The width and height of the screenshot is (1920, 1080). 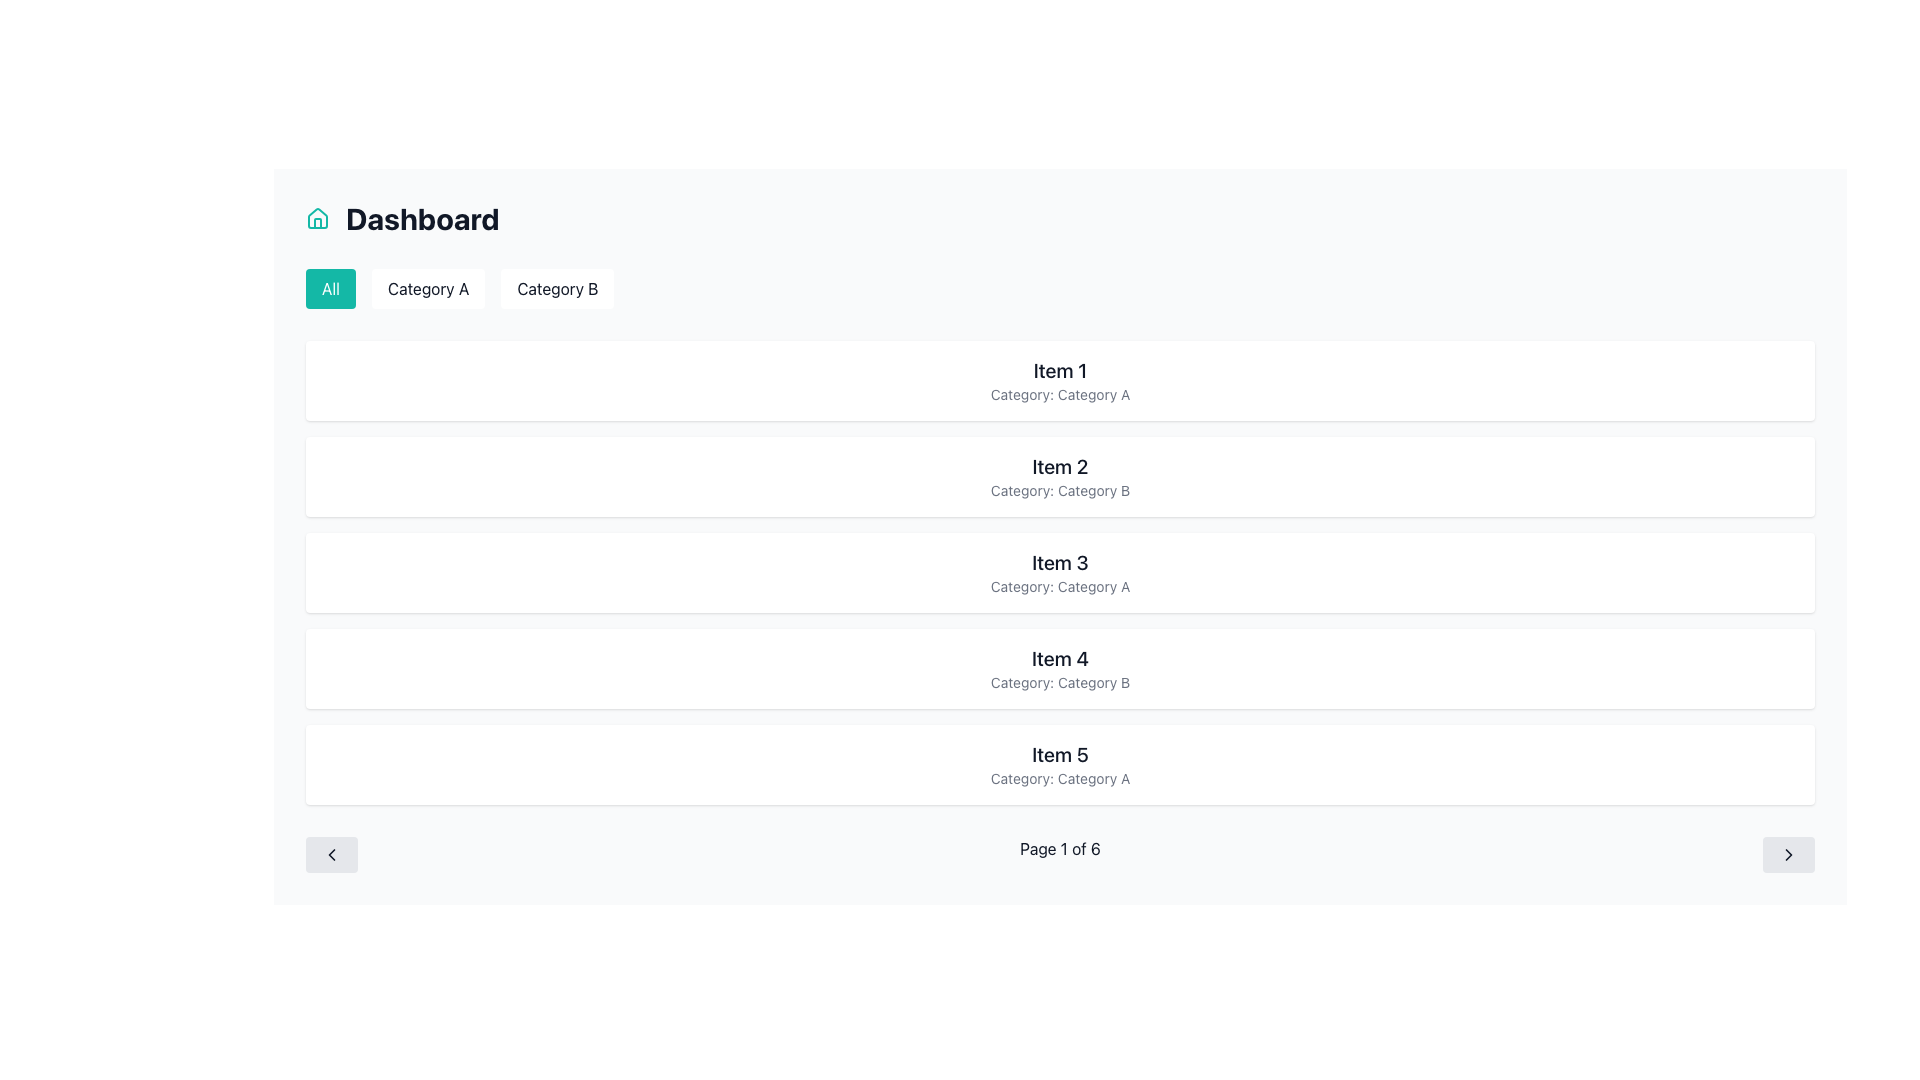 What do you see at coordinates (1789, 855) in the screenshot?
I see `the 'Next' button located at the bottom right of the interface` at bounding box center [1789, 855].